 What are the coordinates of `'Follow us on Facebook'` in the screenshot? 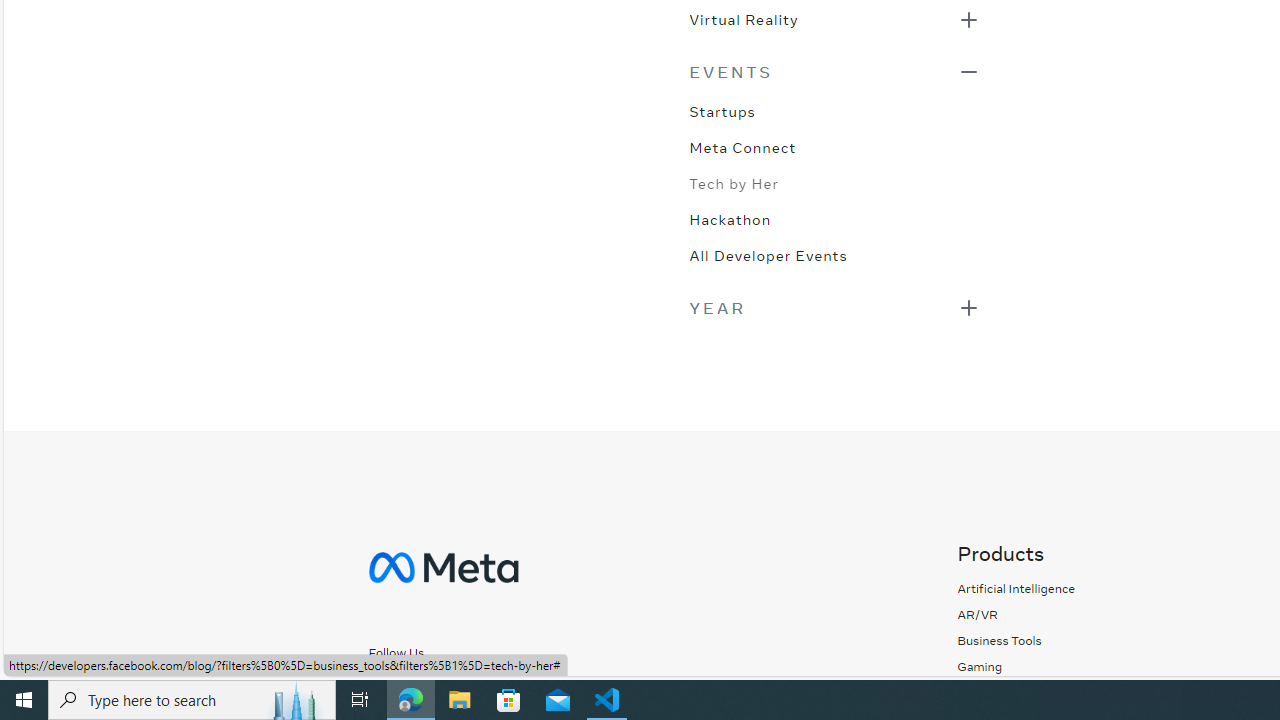 It's located at (391, 687).